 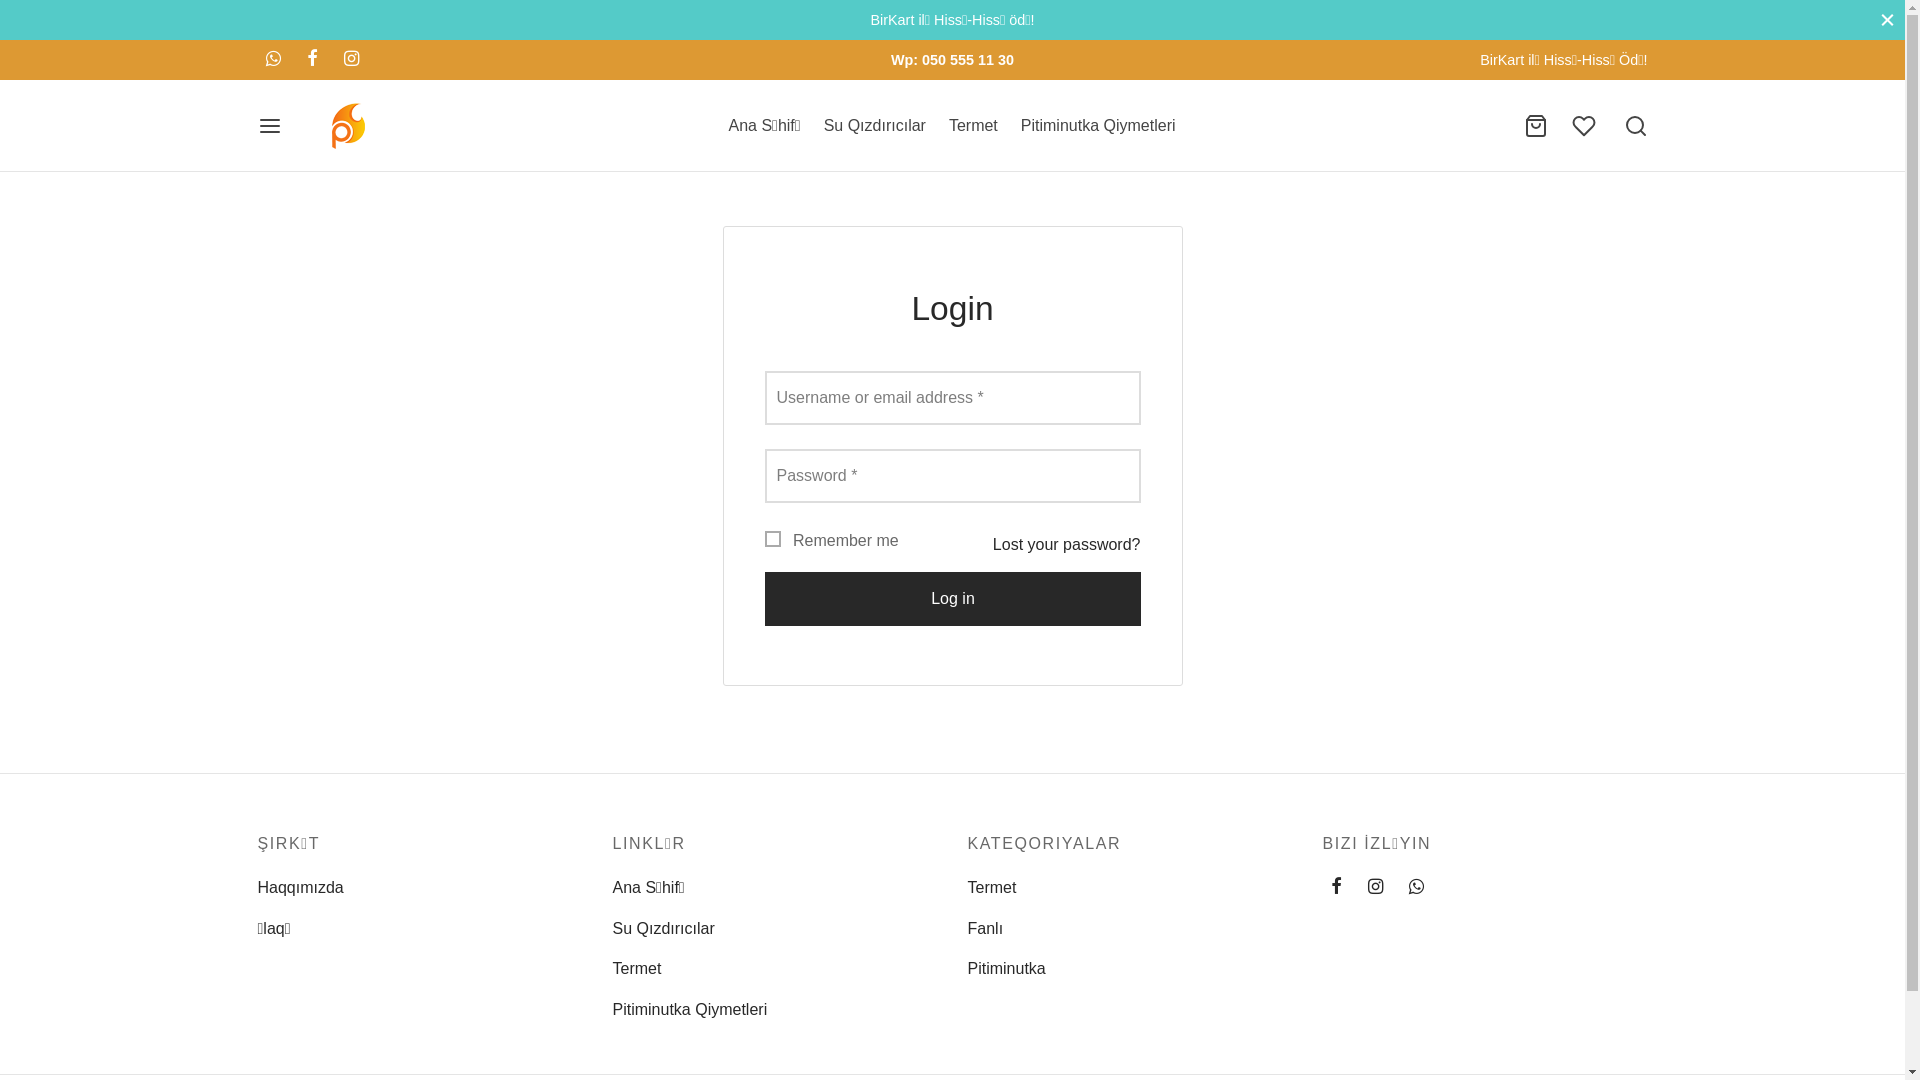 What do you see at coordinates (272, 59) in the screenshot?
I see `'whatsapp'` at bounding box center [272, 59].